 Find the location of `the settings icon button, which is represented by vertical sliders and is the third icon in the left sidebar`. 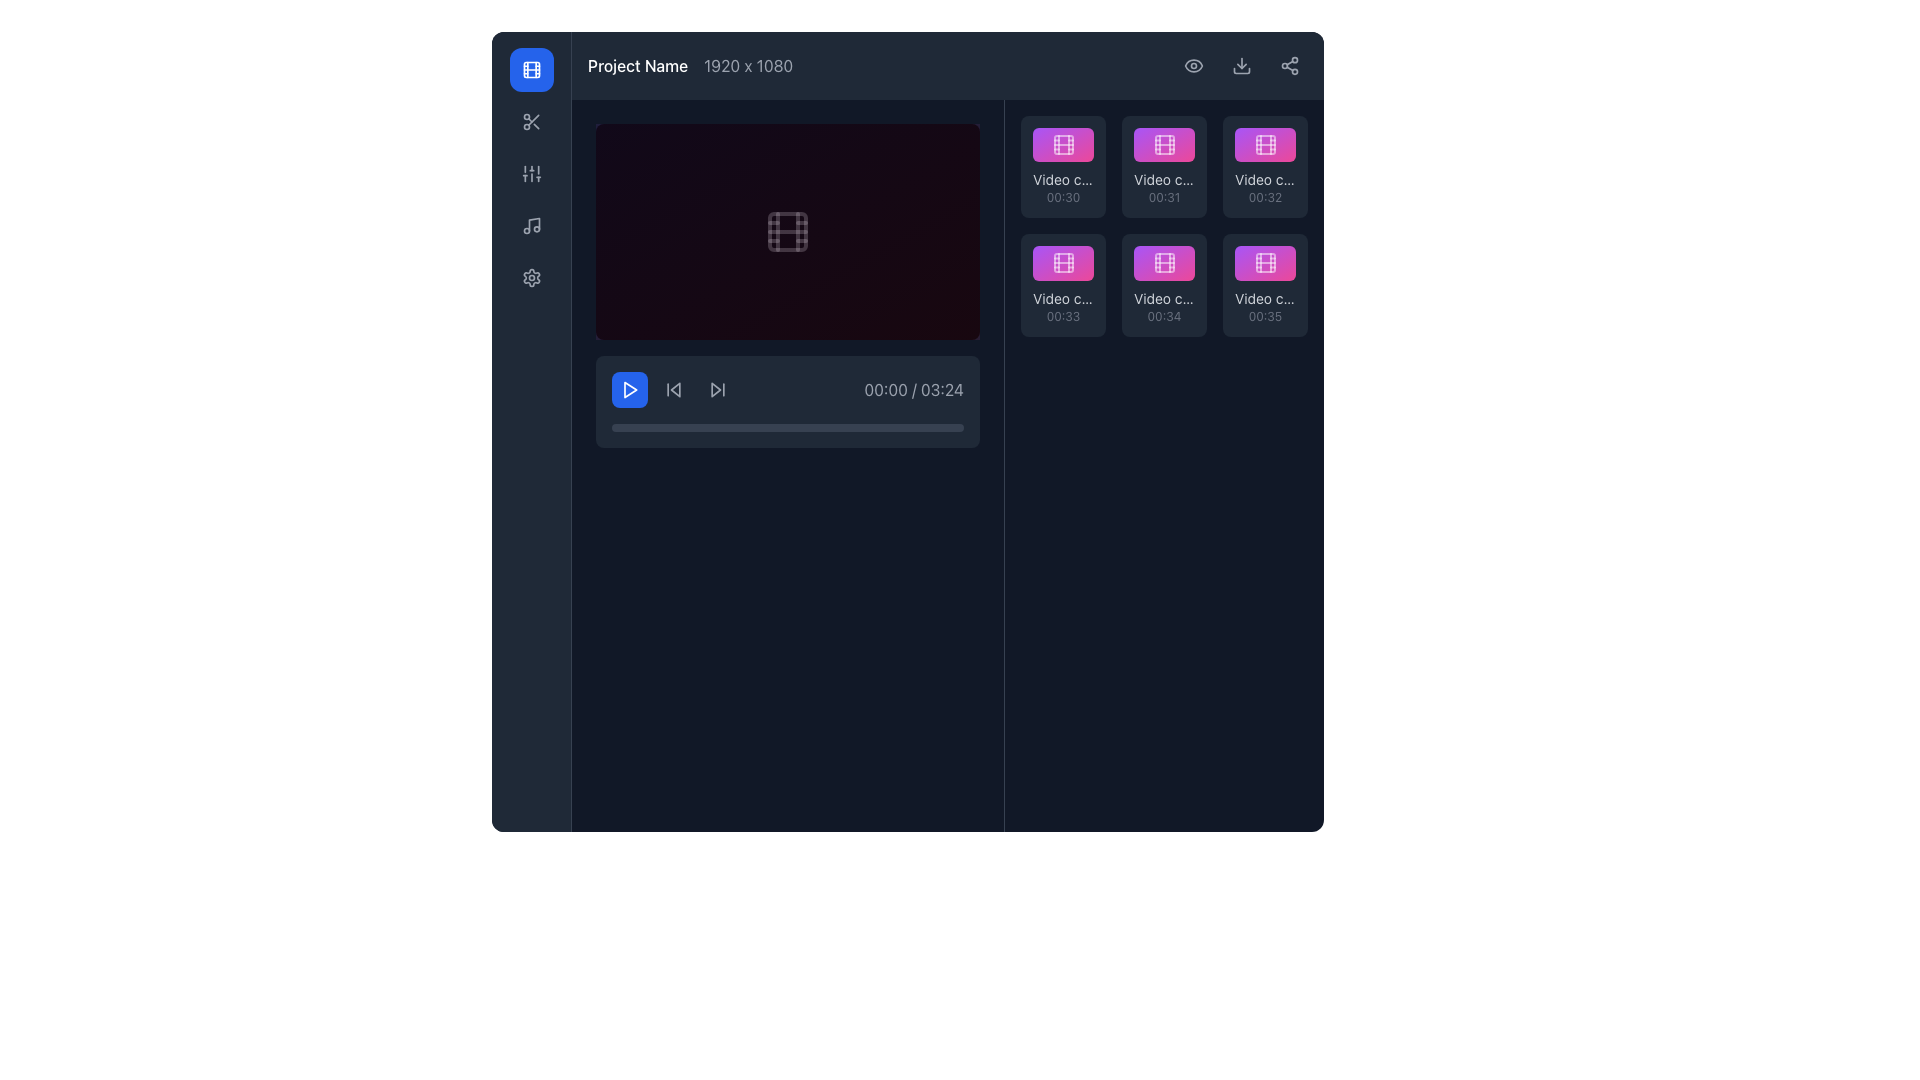

the settings icon button, which is represented by vertical sliders and is the third icon in the left sidebar is located at coordinates (531, 172).